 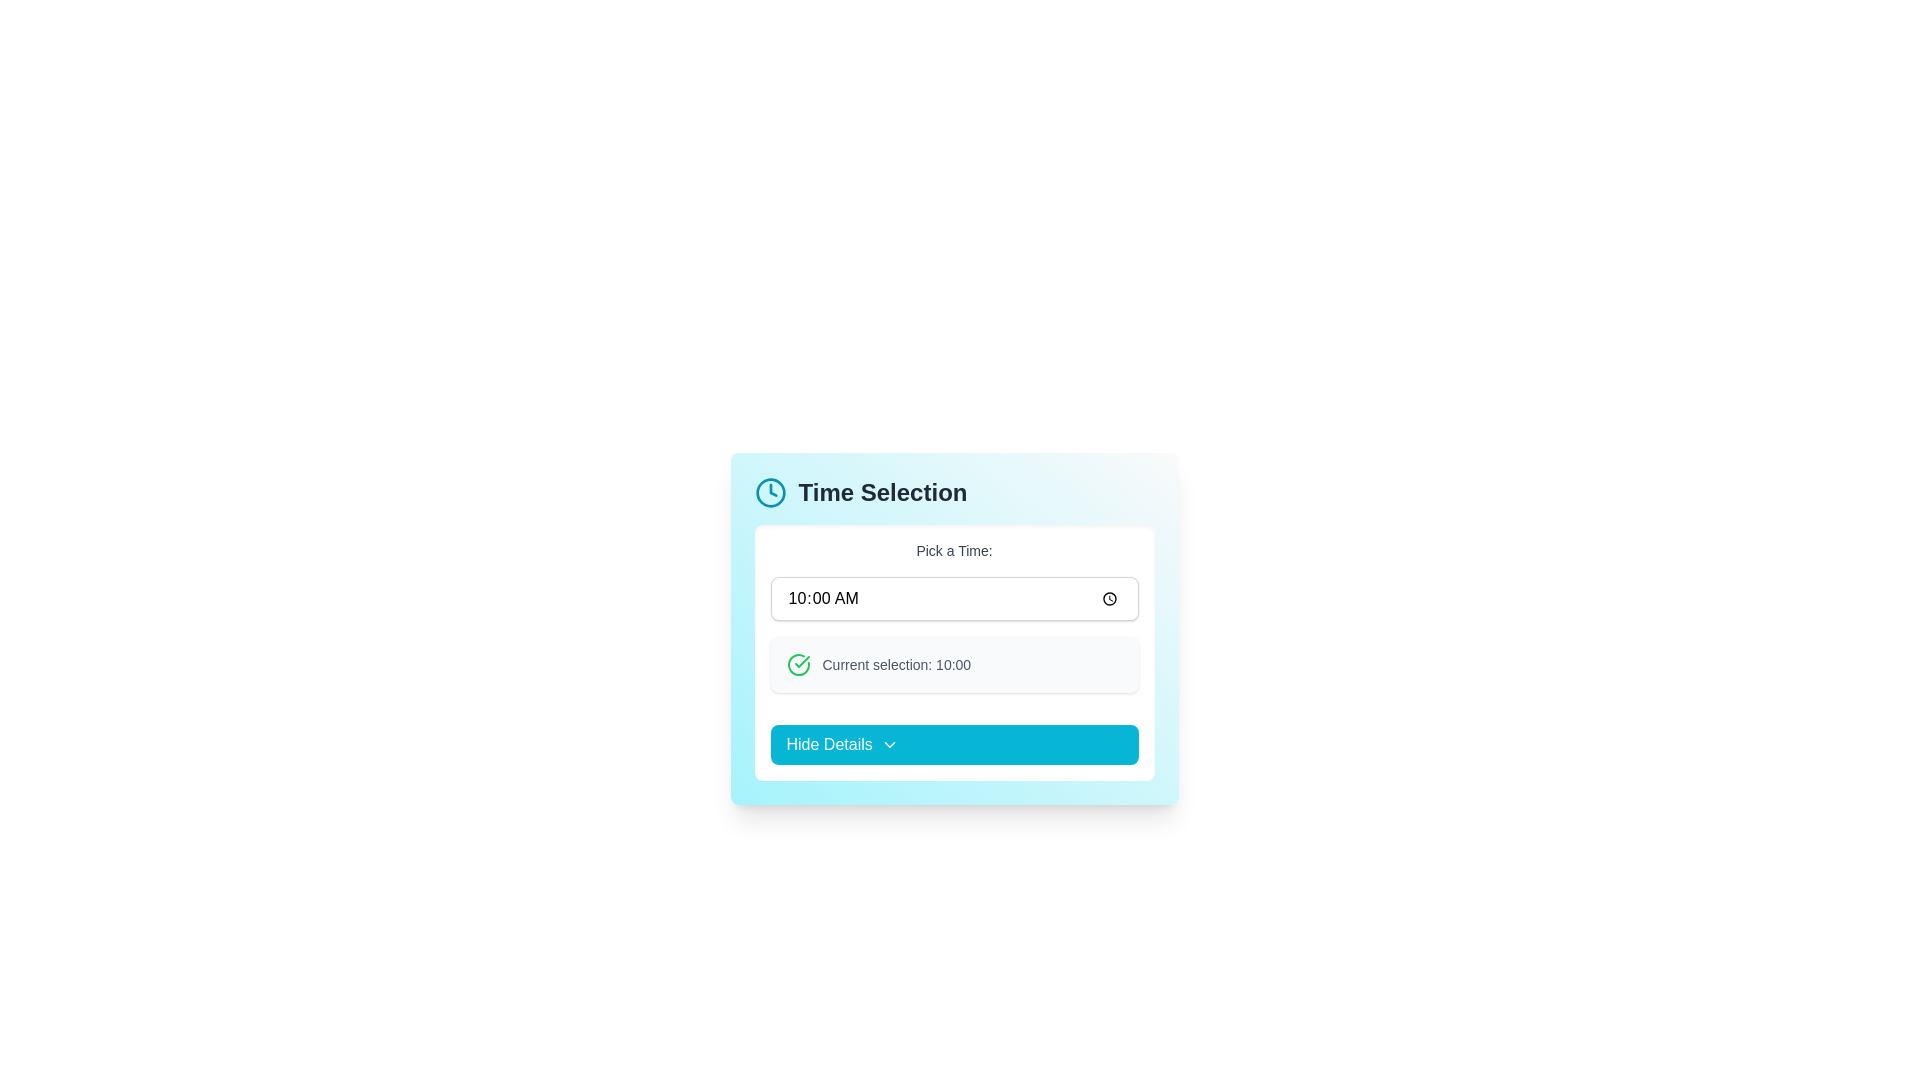 I want to click on the 'Hide Details' button at the bottom of the time selection interface, so click(x=953, y=652).